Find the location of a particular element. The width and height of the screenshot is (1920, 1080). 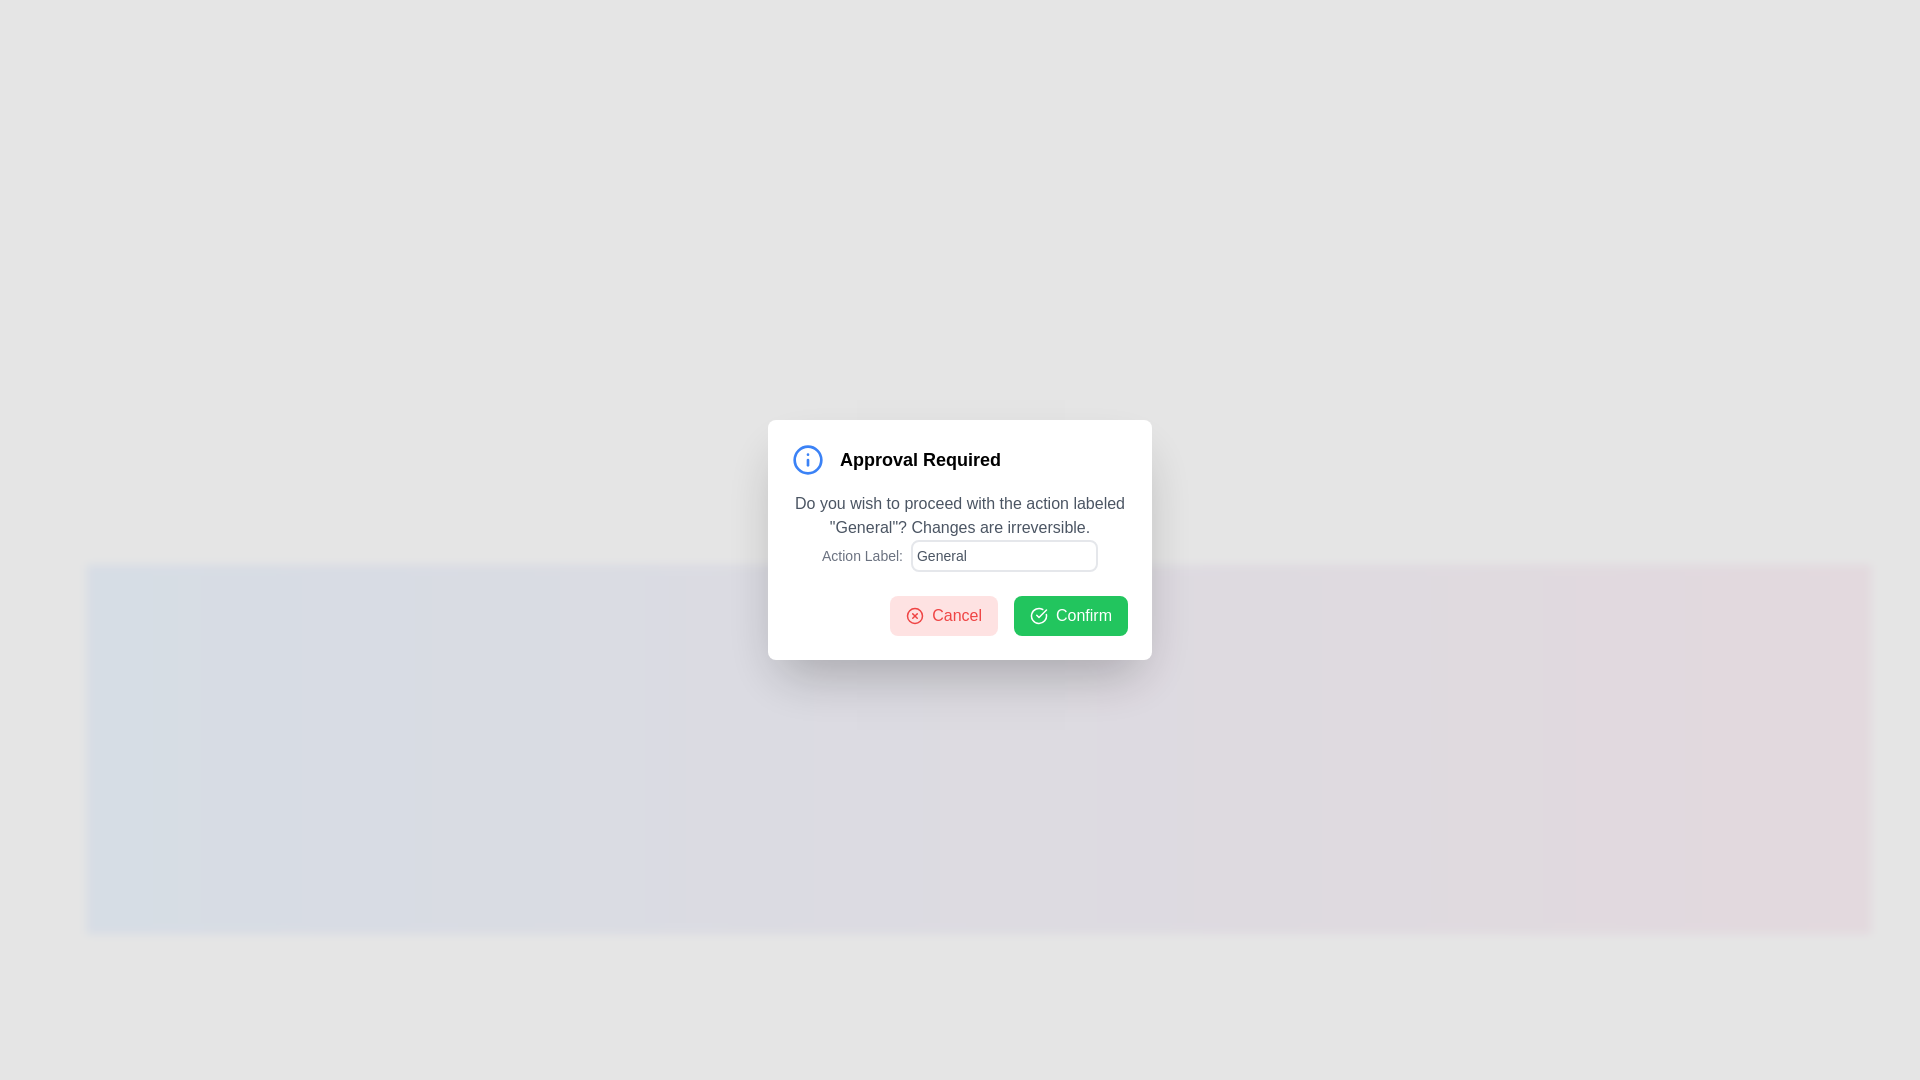

the 'Approval Required' title element with a blue info icon is located at coordinates (960, 459).